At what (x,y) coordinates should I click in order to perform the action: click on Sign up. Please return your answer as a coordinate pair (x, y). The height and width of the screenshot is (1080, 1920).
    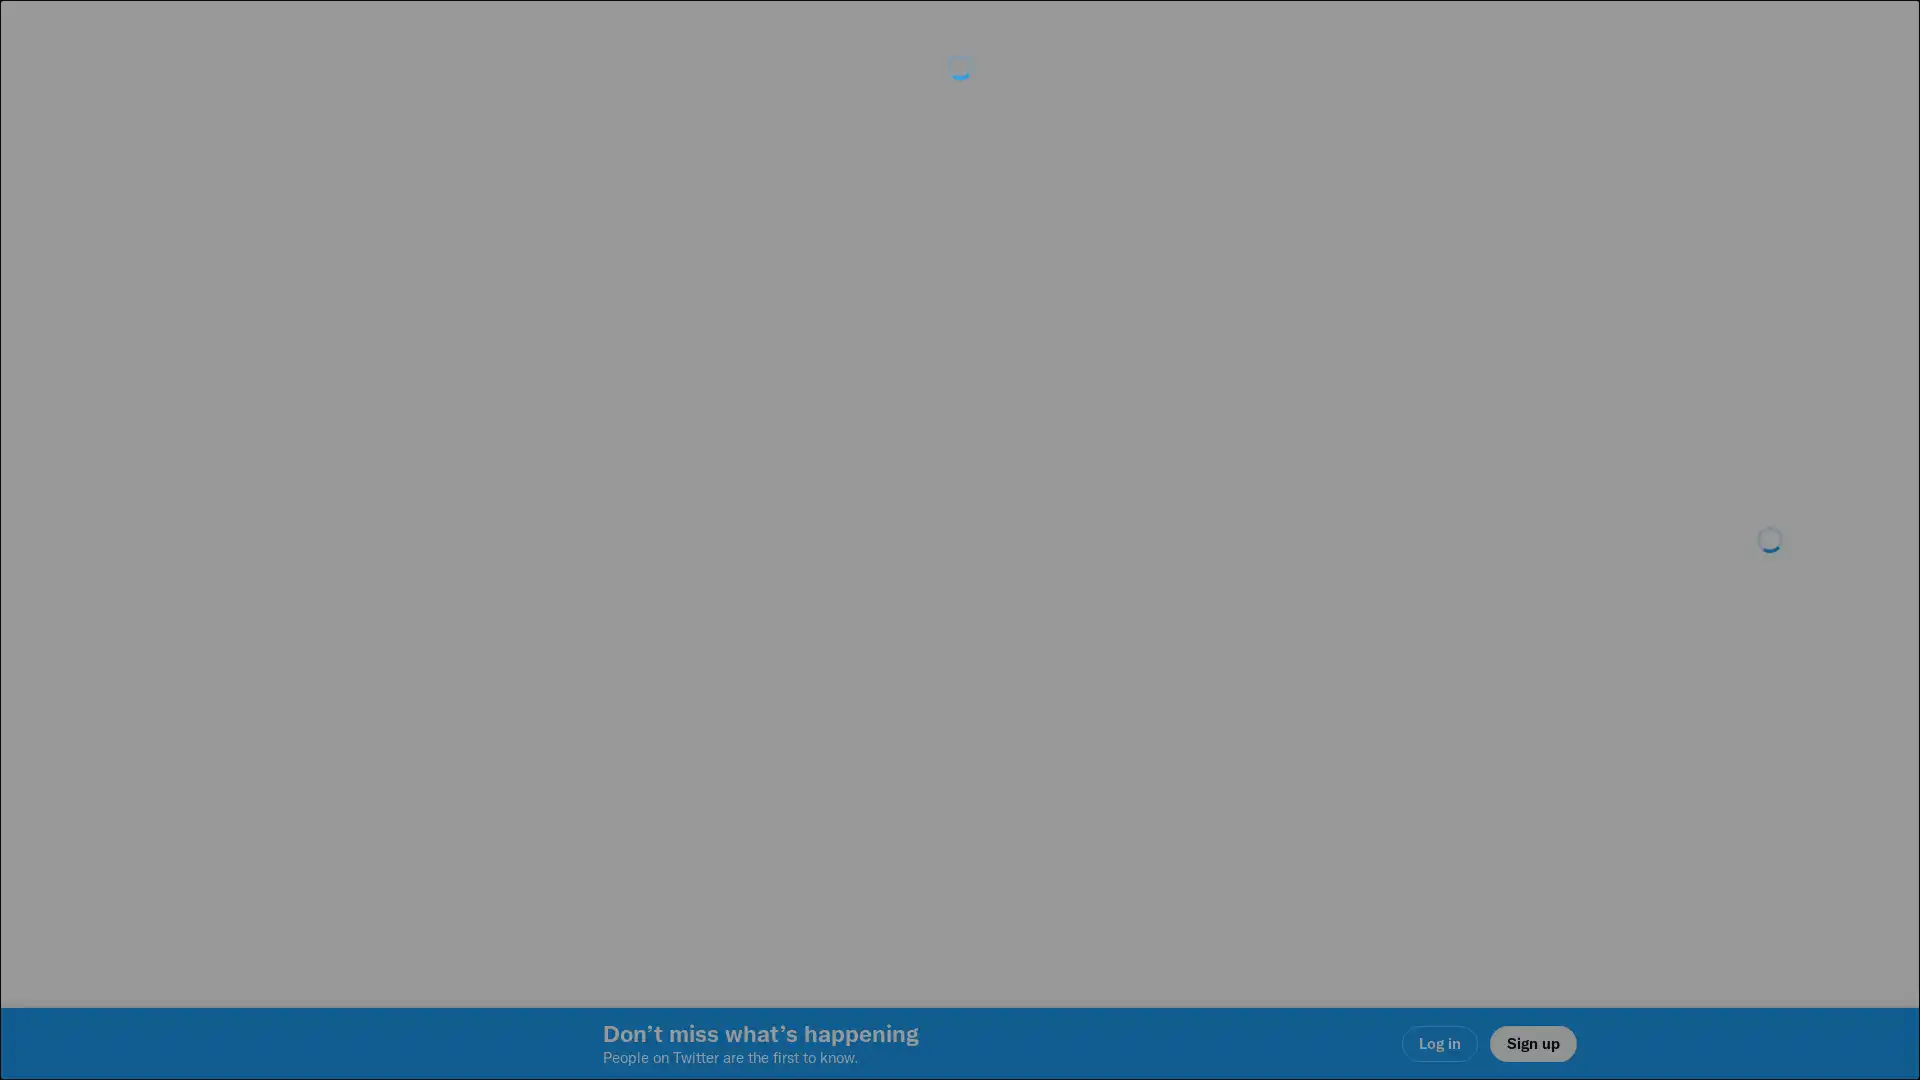
    Looking at the image, I should click on (722, 681).